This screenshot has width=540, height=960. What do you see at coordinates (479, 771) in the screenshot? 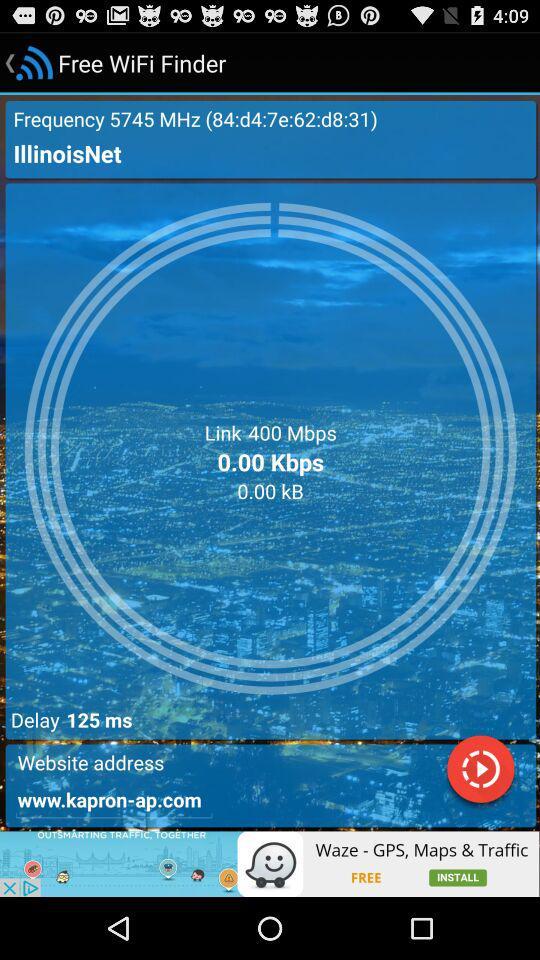
I see `next` at bounding box center [479, 771].